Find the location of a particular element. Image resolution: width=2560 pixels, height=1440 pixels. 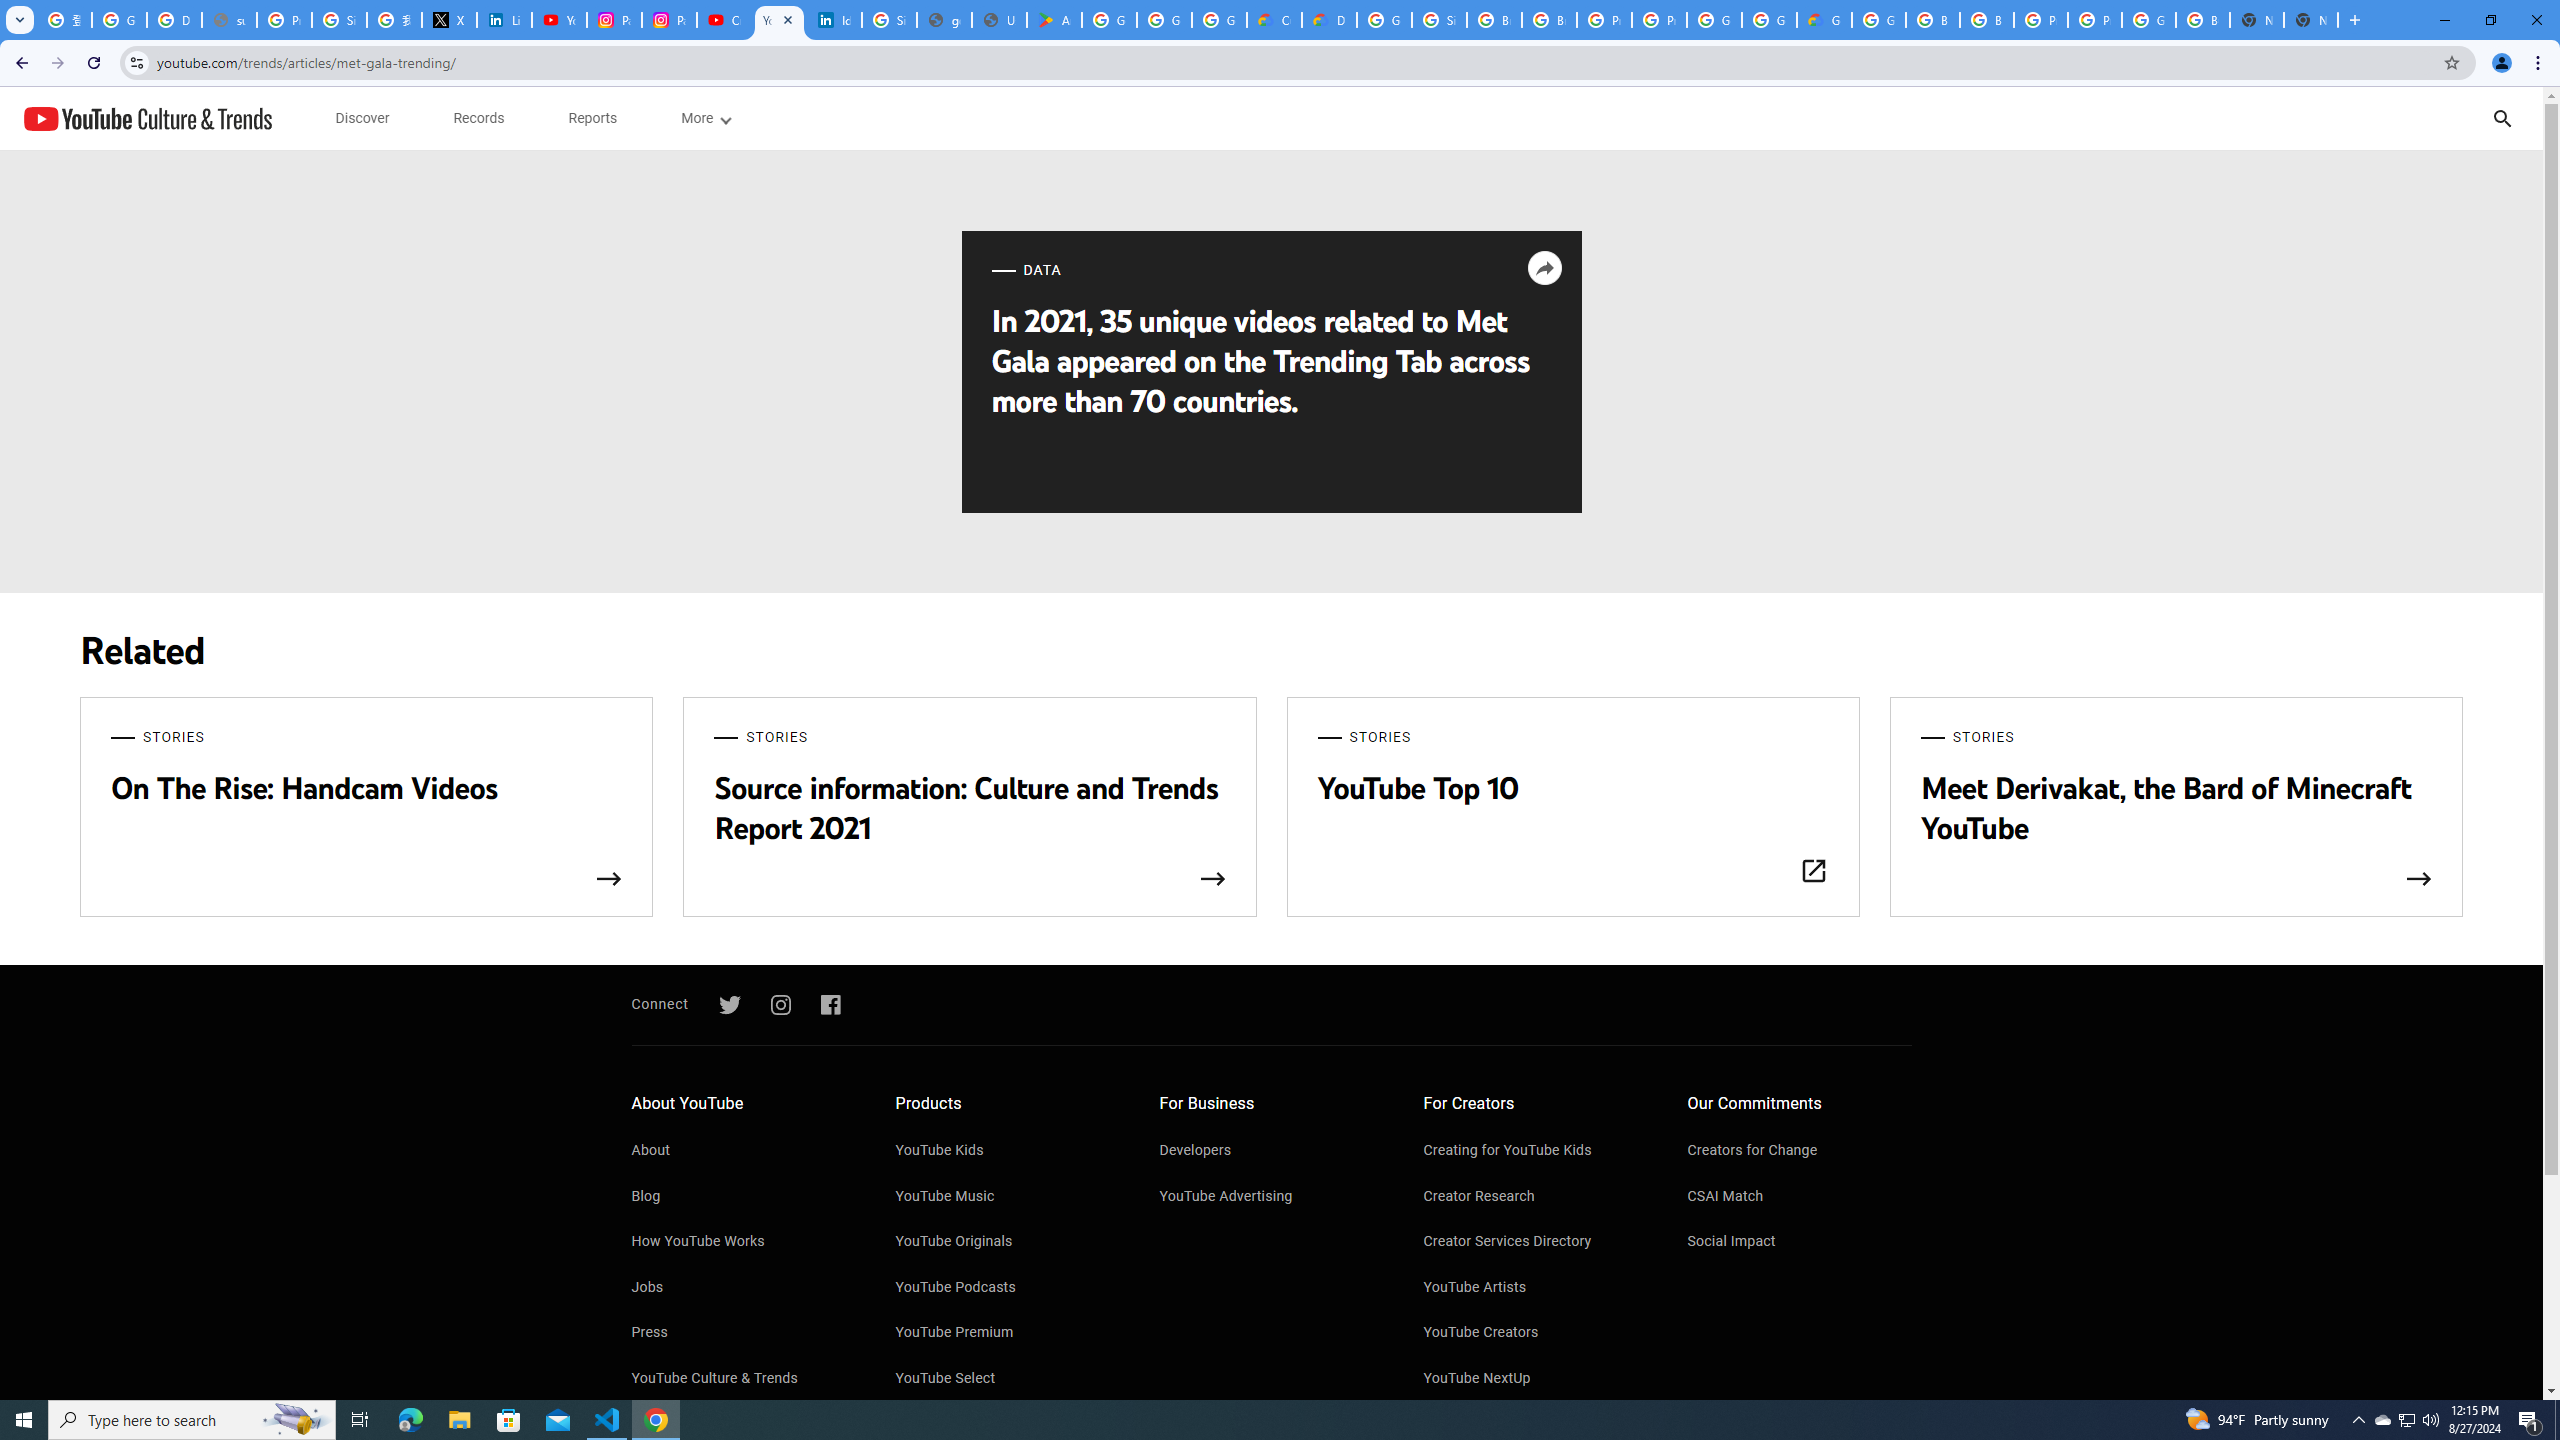

'subnav-More menupopup' is located at coordinates (705, 118).